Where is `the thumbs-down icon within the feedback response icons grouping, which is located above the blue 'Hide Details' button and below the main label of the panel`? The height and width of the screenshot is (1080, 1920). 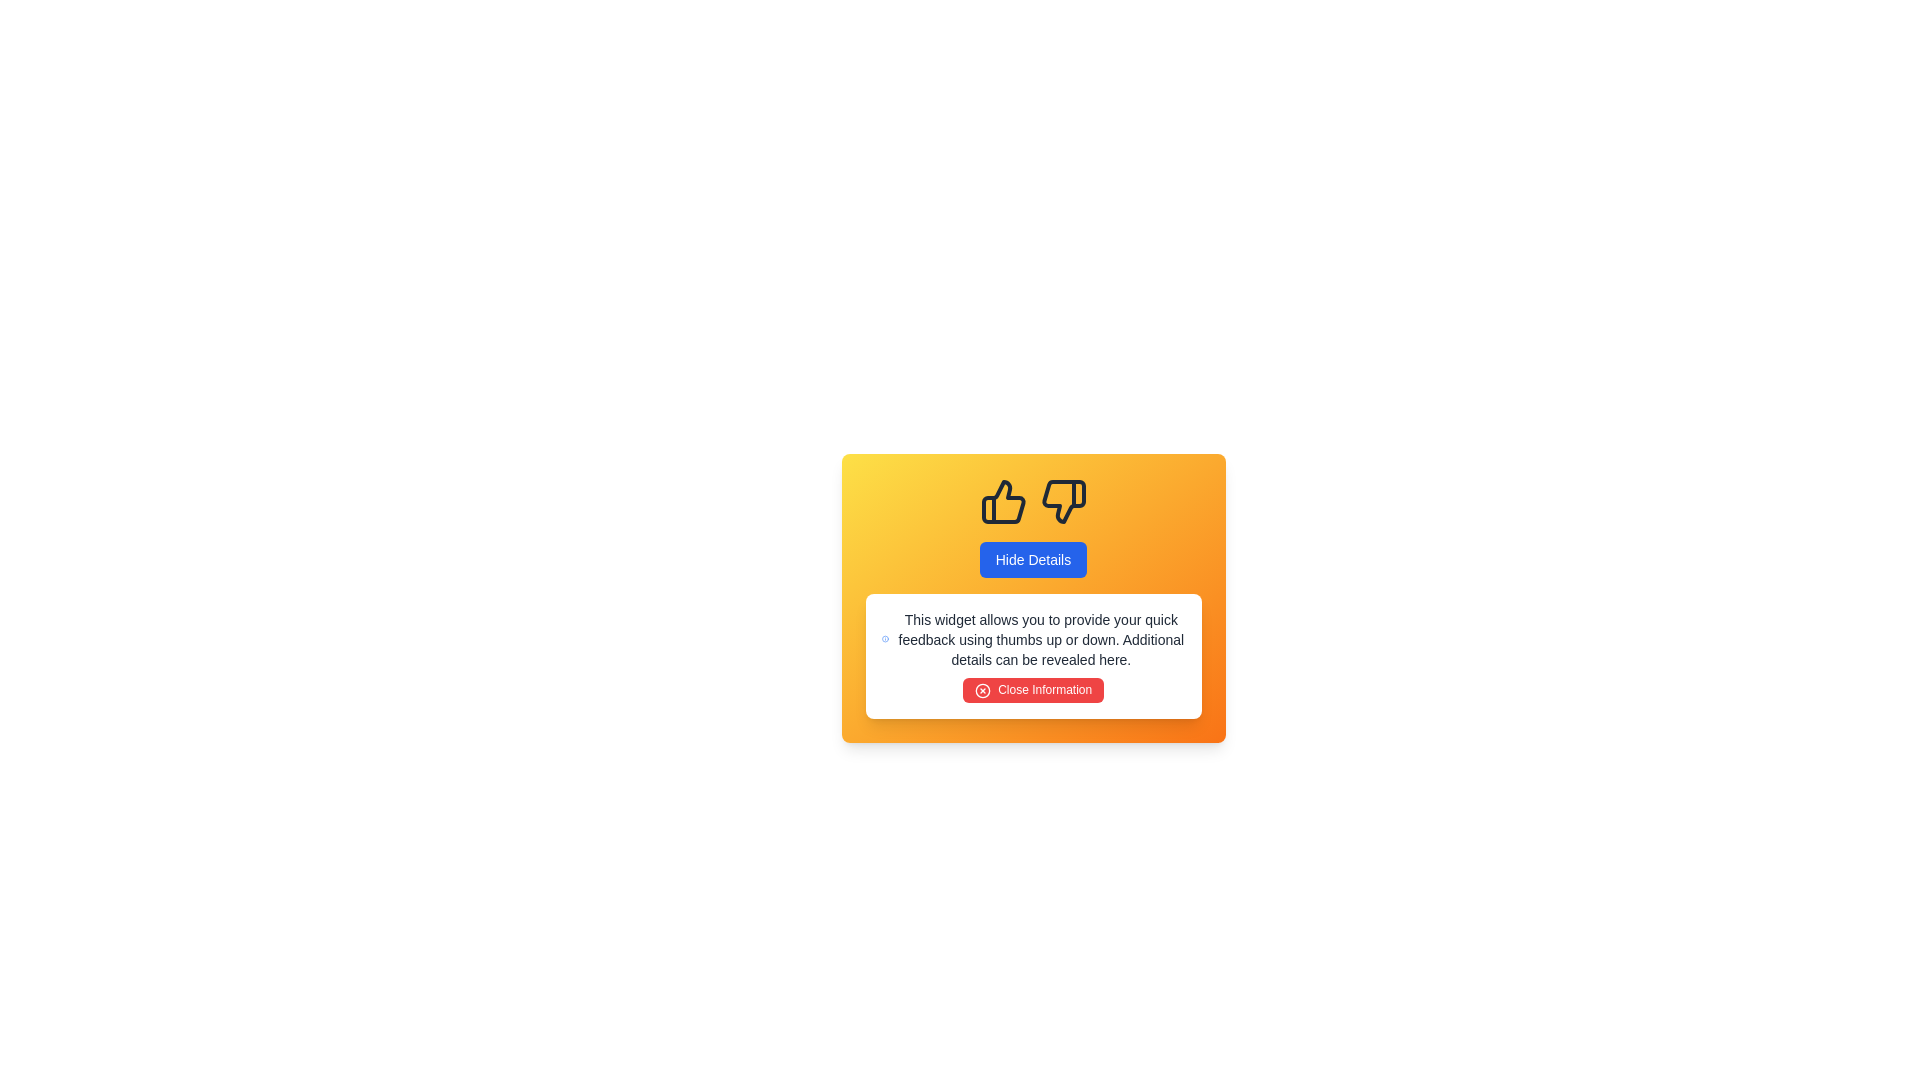
the thumbs-down icon within the feedback response icons grouping, which is located above the blue 'Hide Details' button and below the main label of the panel is located at coordinates (1033, 500).